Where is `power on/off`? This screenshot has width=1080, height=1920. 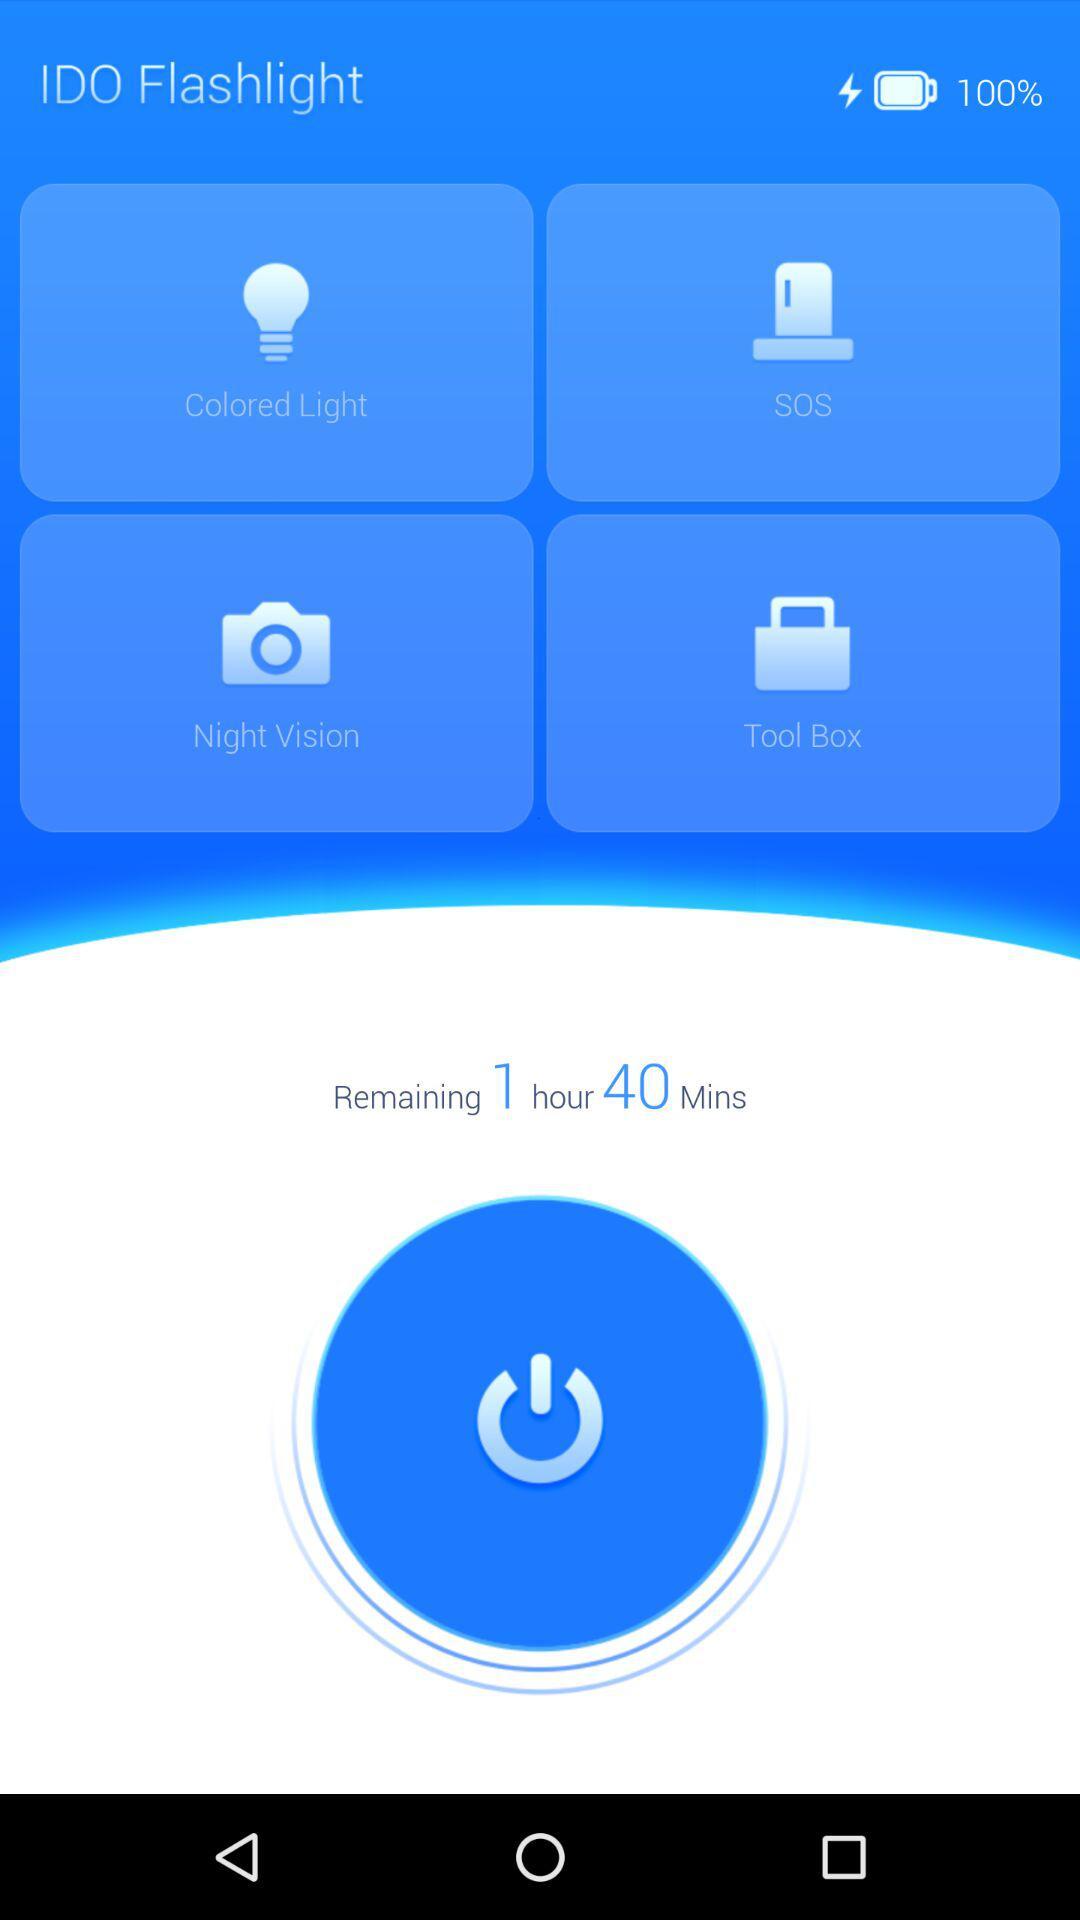 power on/off is located at coordinates (540, 1423).